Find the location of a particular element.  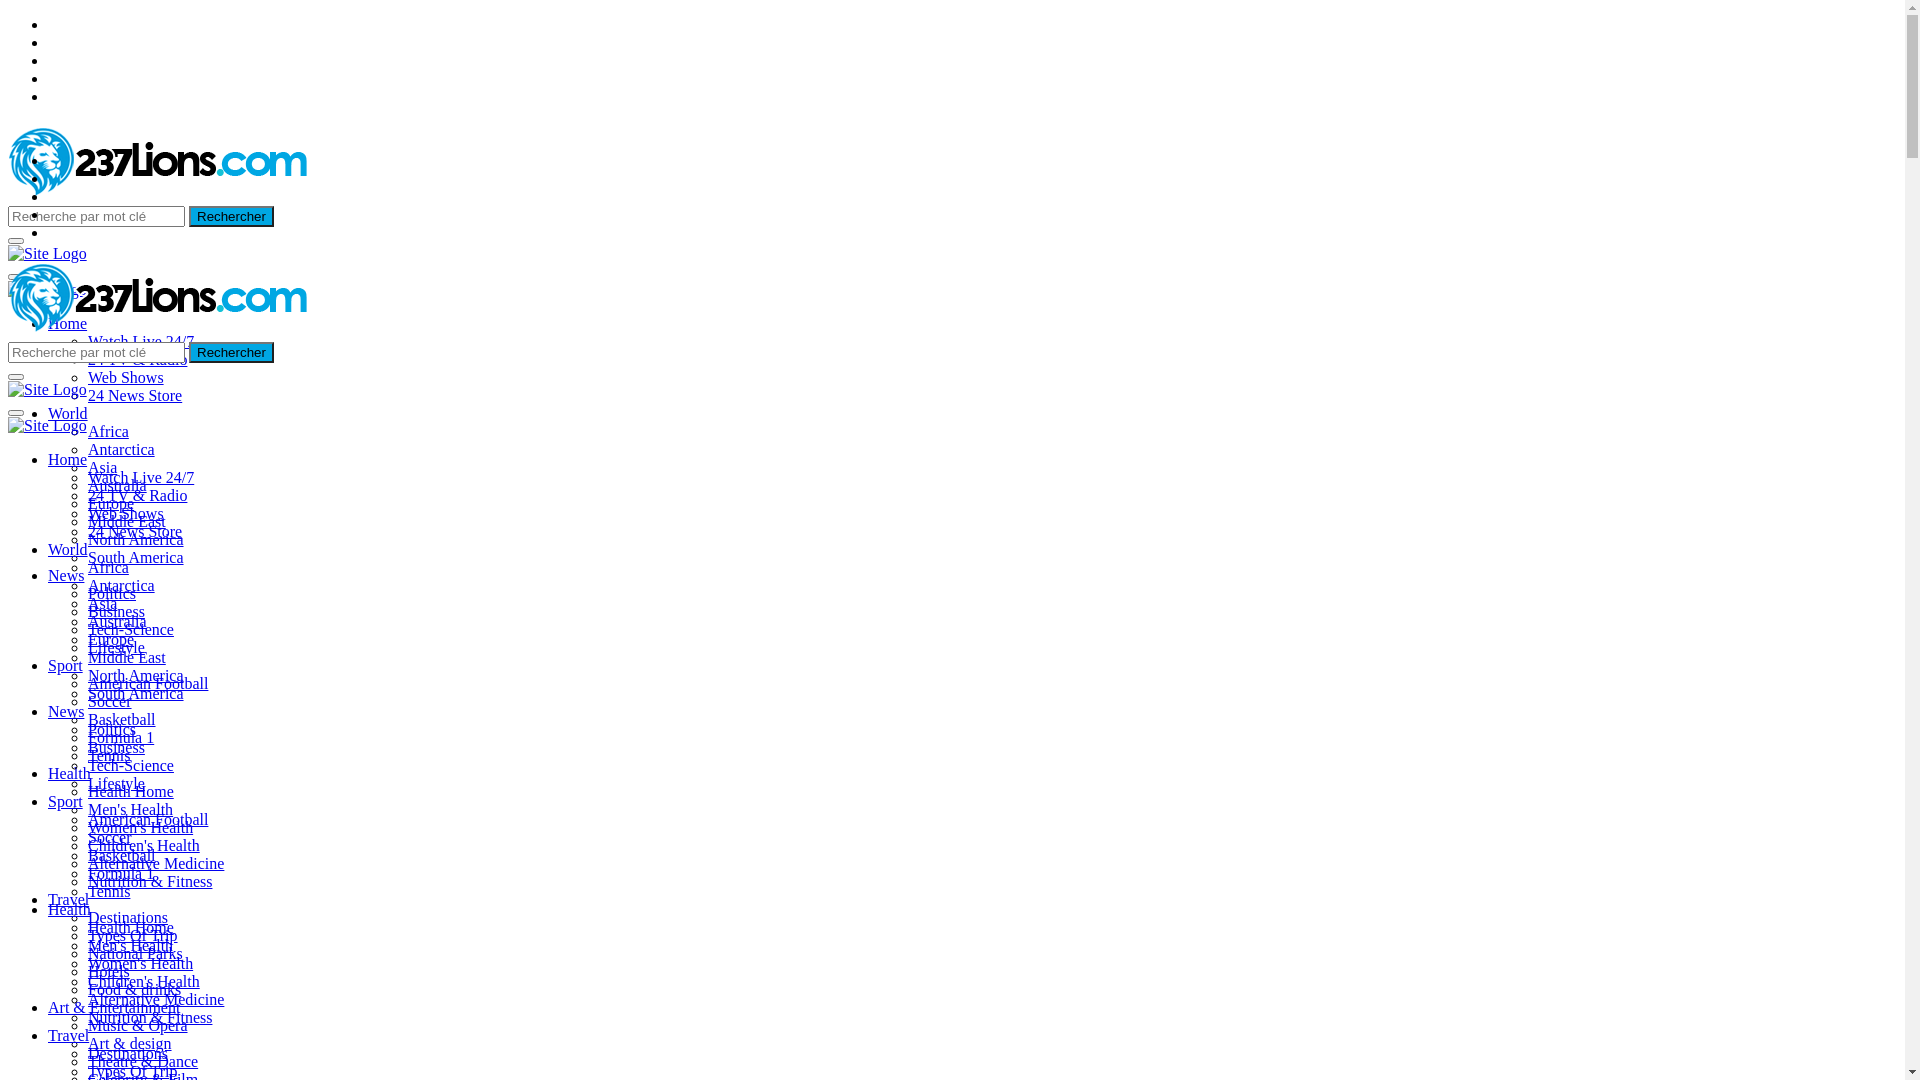

'Women's Health' is located at coordinates (139, 962).